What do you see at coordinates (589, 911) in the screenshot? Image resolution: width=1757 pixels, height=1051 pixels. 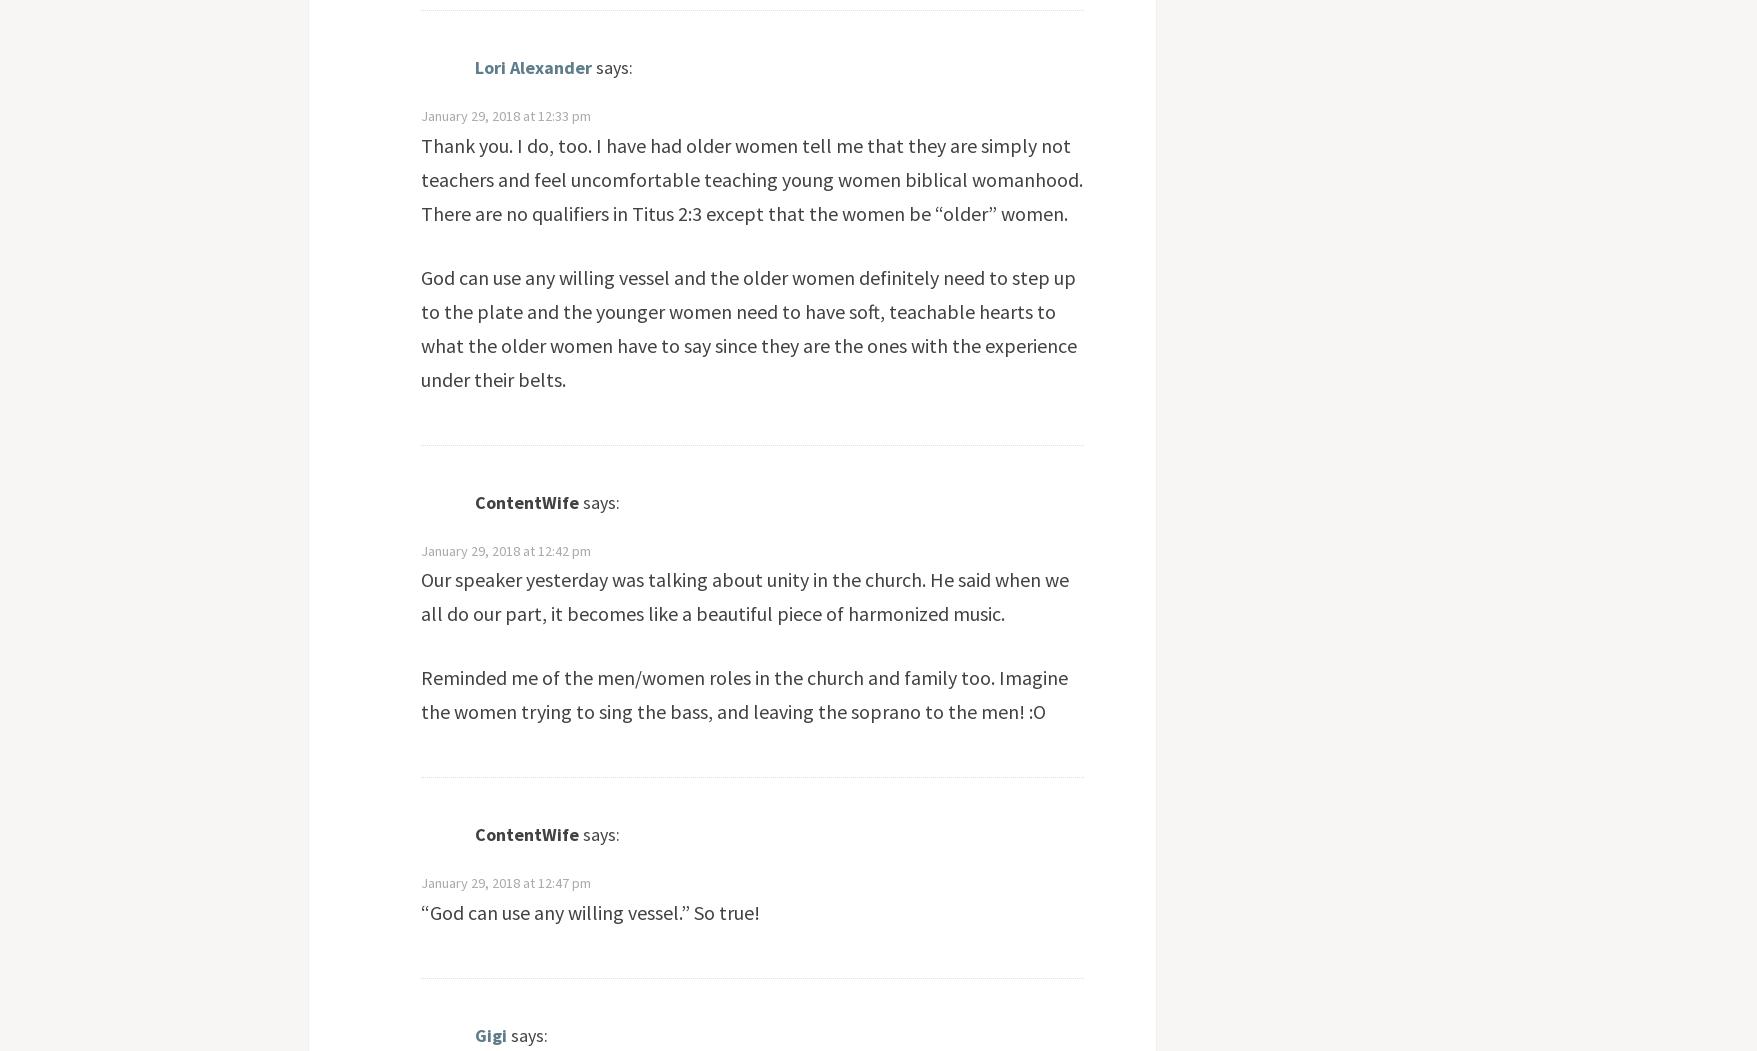 I see `'“God can use any willing vessel.” So true!'` at bounding box center [589, 911].